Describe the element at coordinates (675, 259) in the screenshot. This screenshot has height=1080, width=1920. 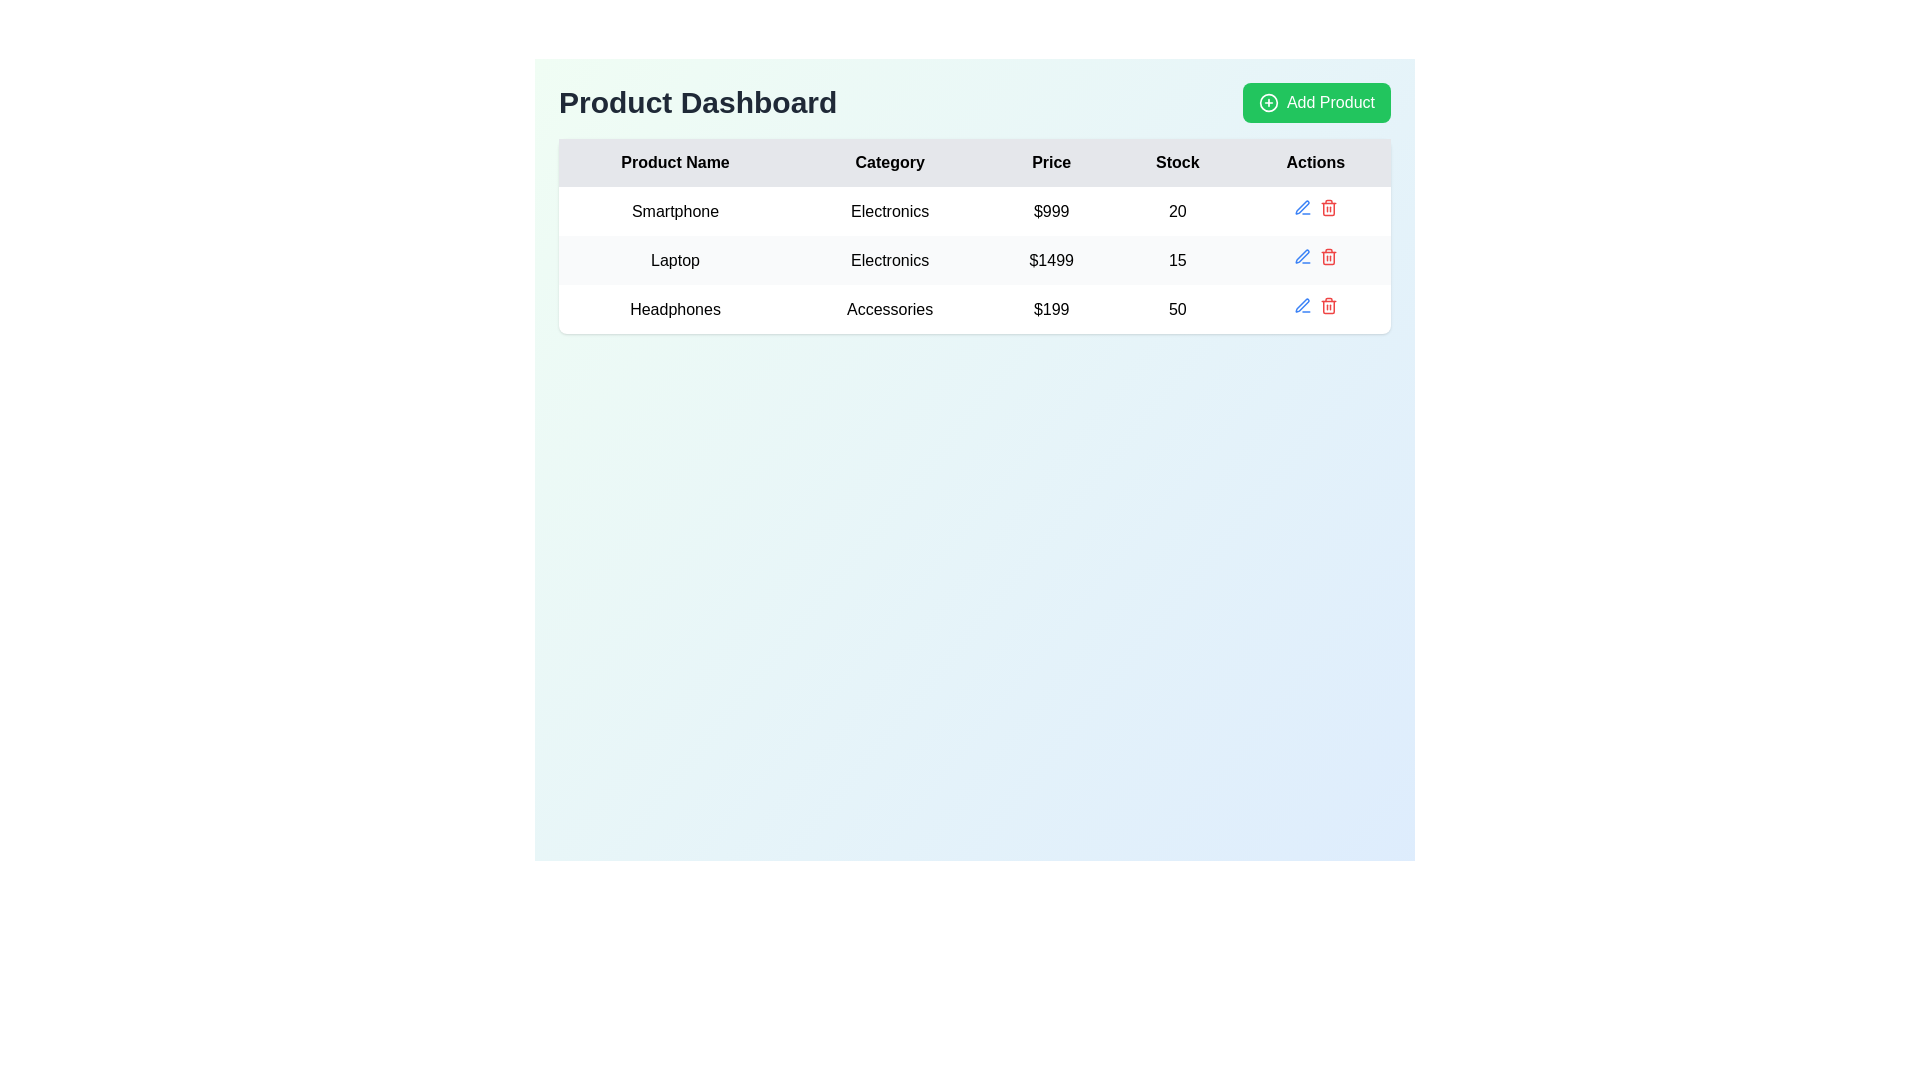
I see `the 'Laptop' text label in the second row of the table under the 'Product Name' header, which is styled in a sans-serif font and positioned between 'Smartphone' and 'Headphones'` at that location.